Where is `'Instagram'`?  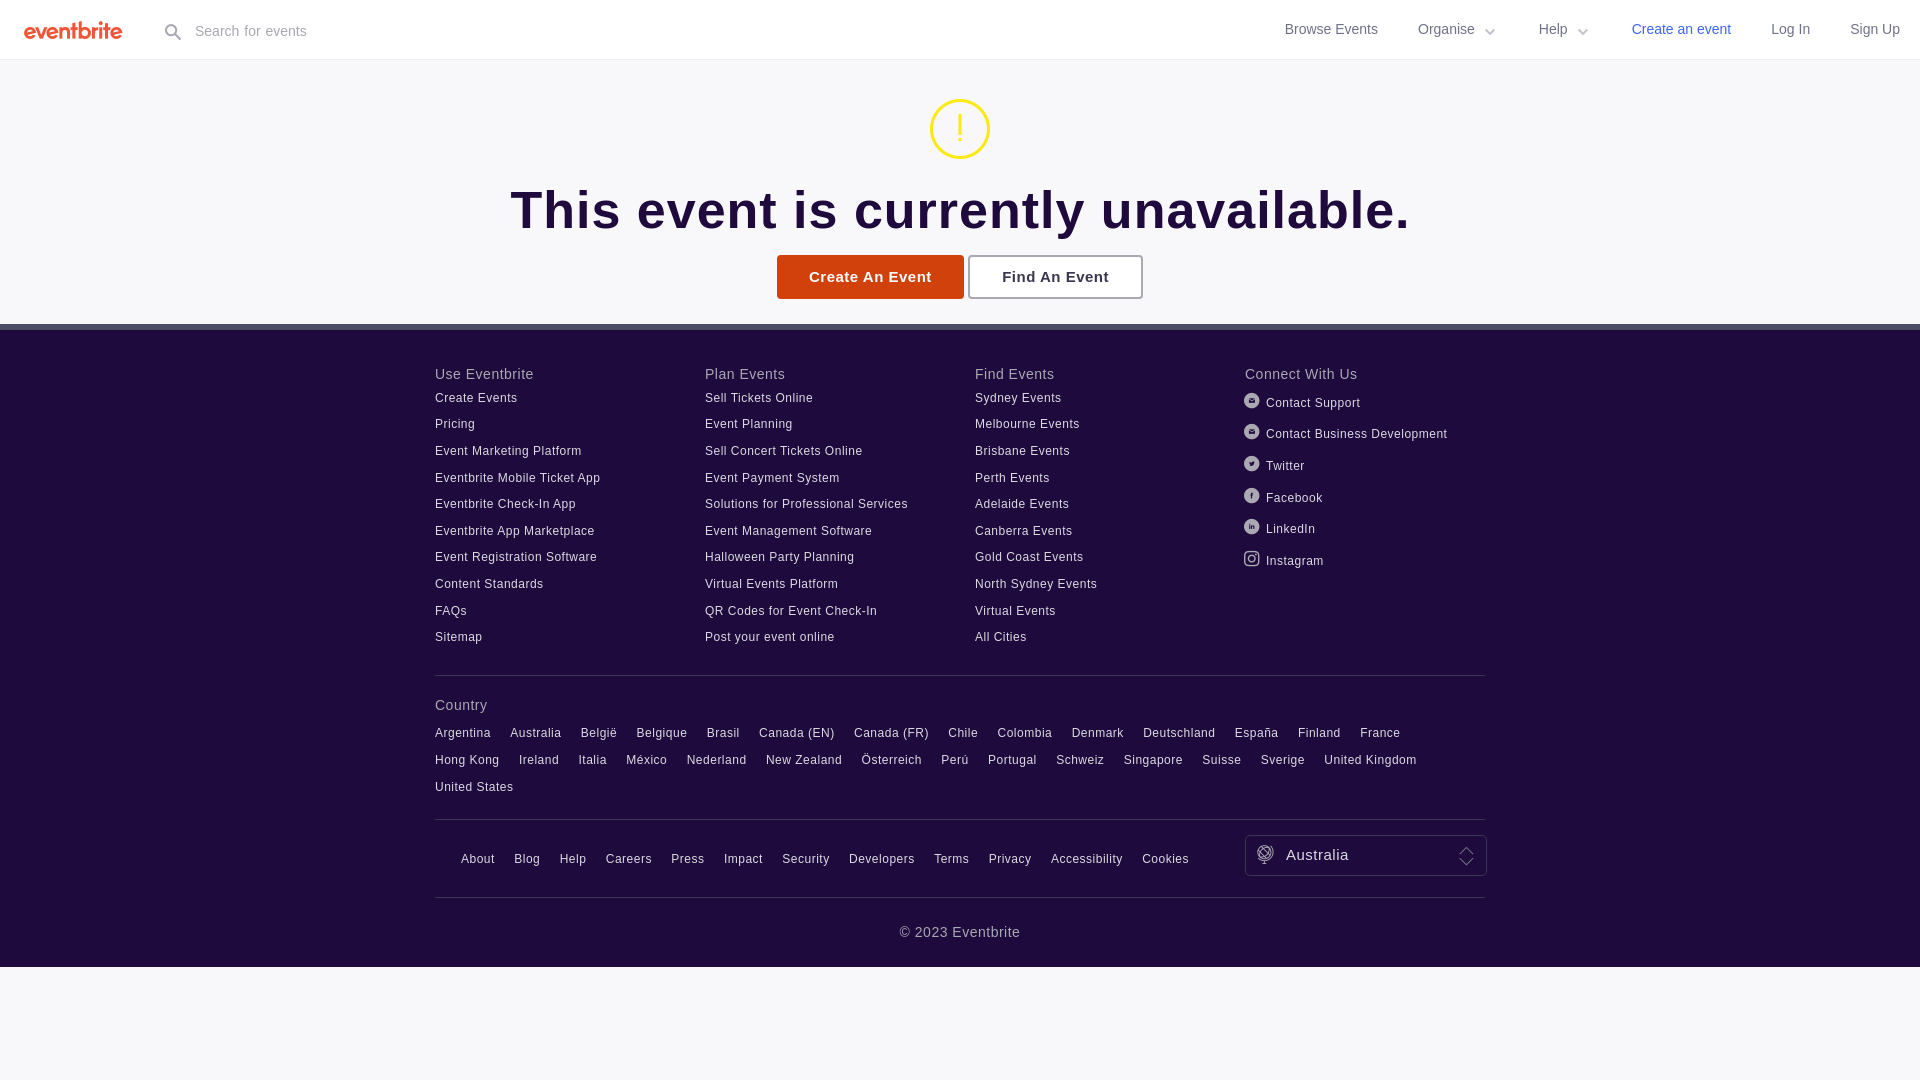
'Instagram' is located at coordinates (1295, 560).